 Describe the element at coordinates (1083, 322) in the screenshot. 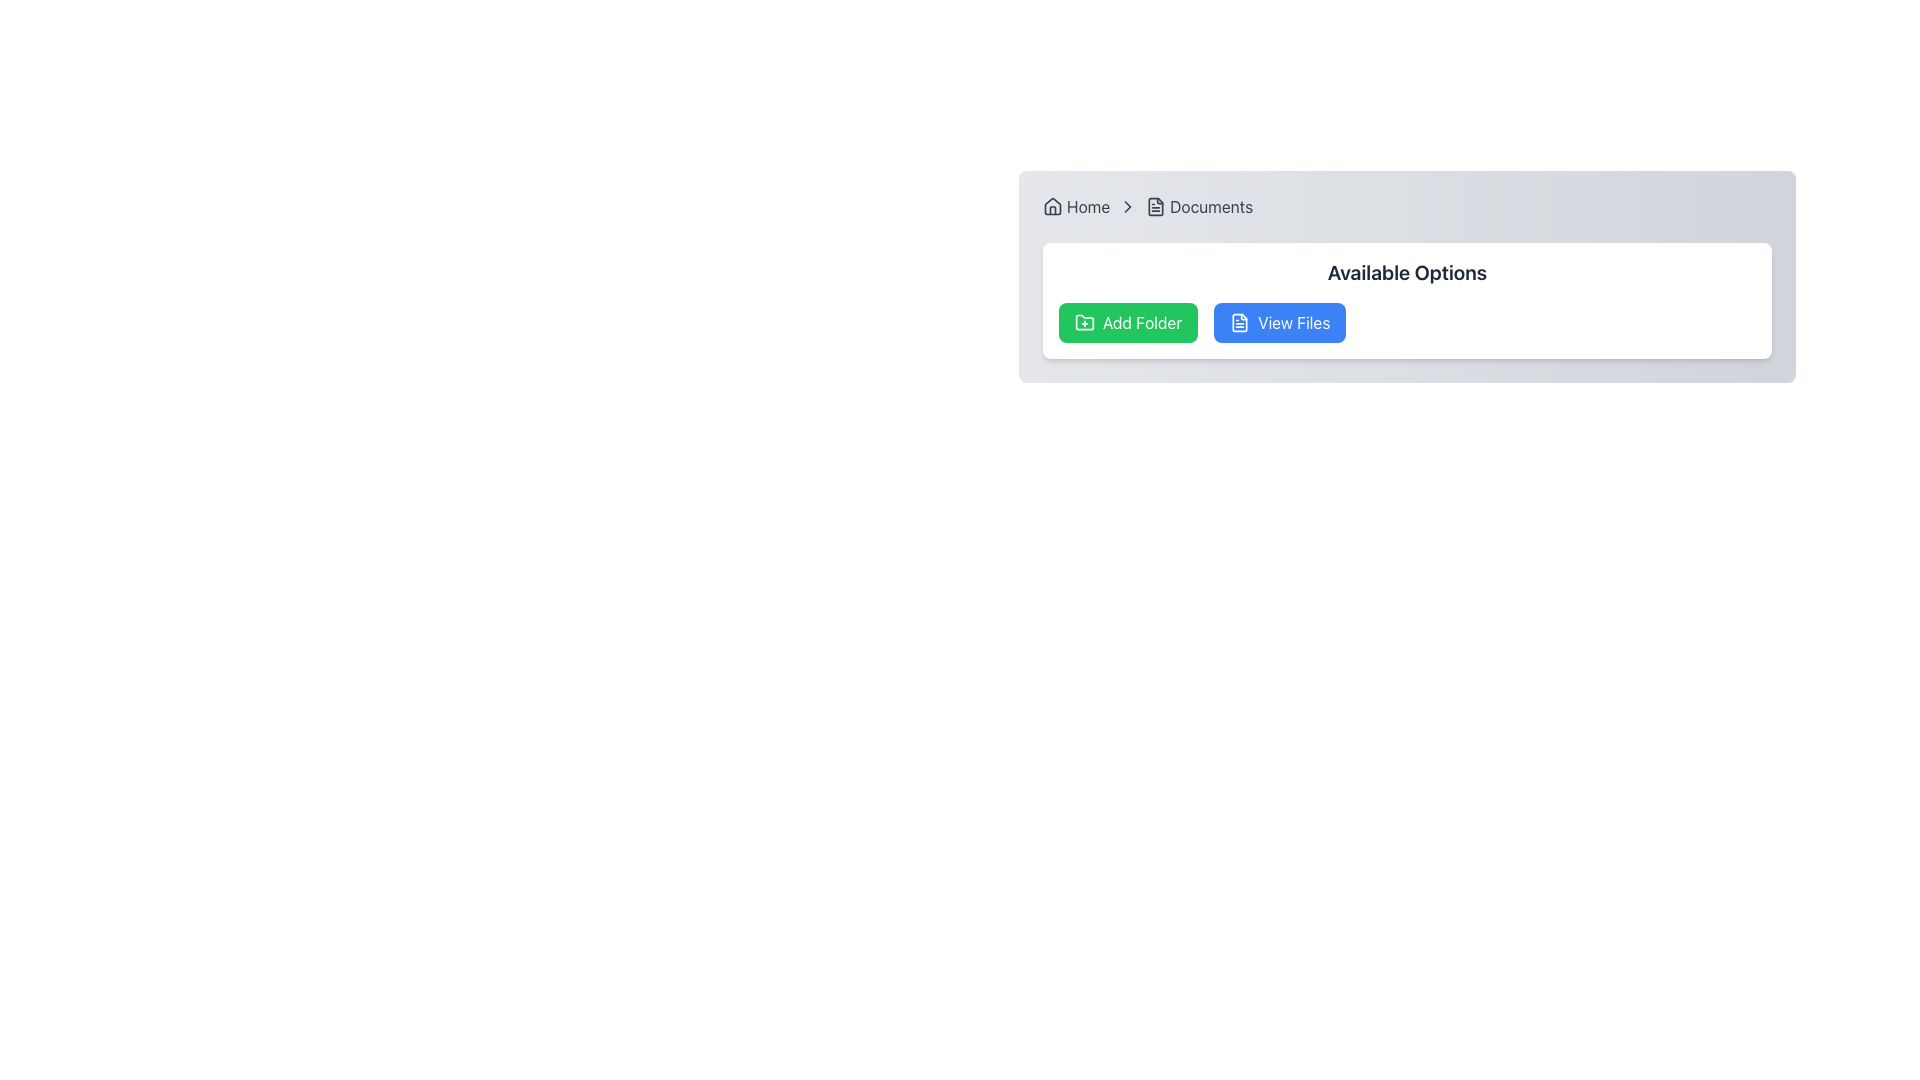

I see `the green rectangular button containing the small folder icon with a '+' symbol, located to the left of the 'Add Folder' text` at that location.